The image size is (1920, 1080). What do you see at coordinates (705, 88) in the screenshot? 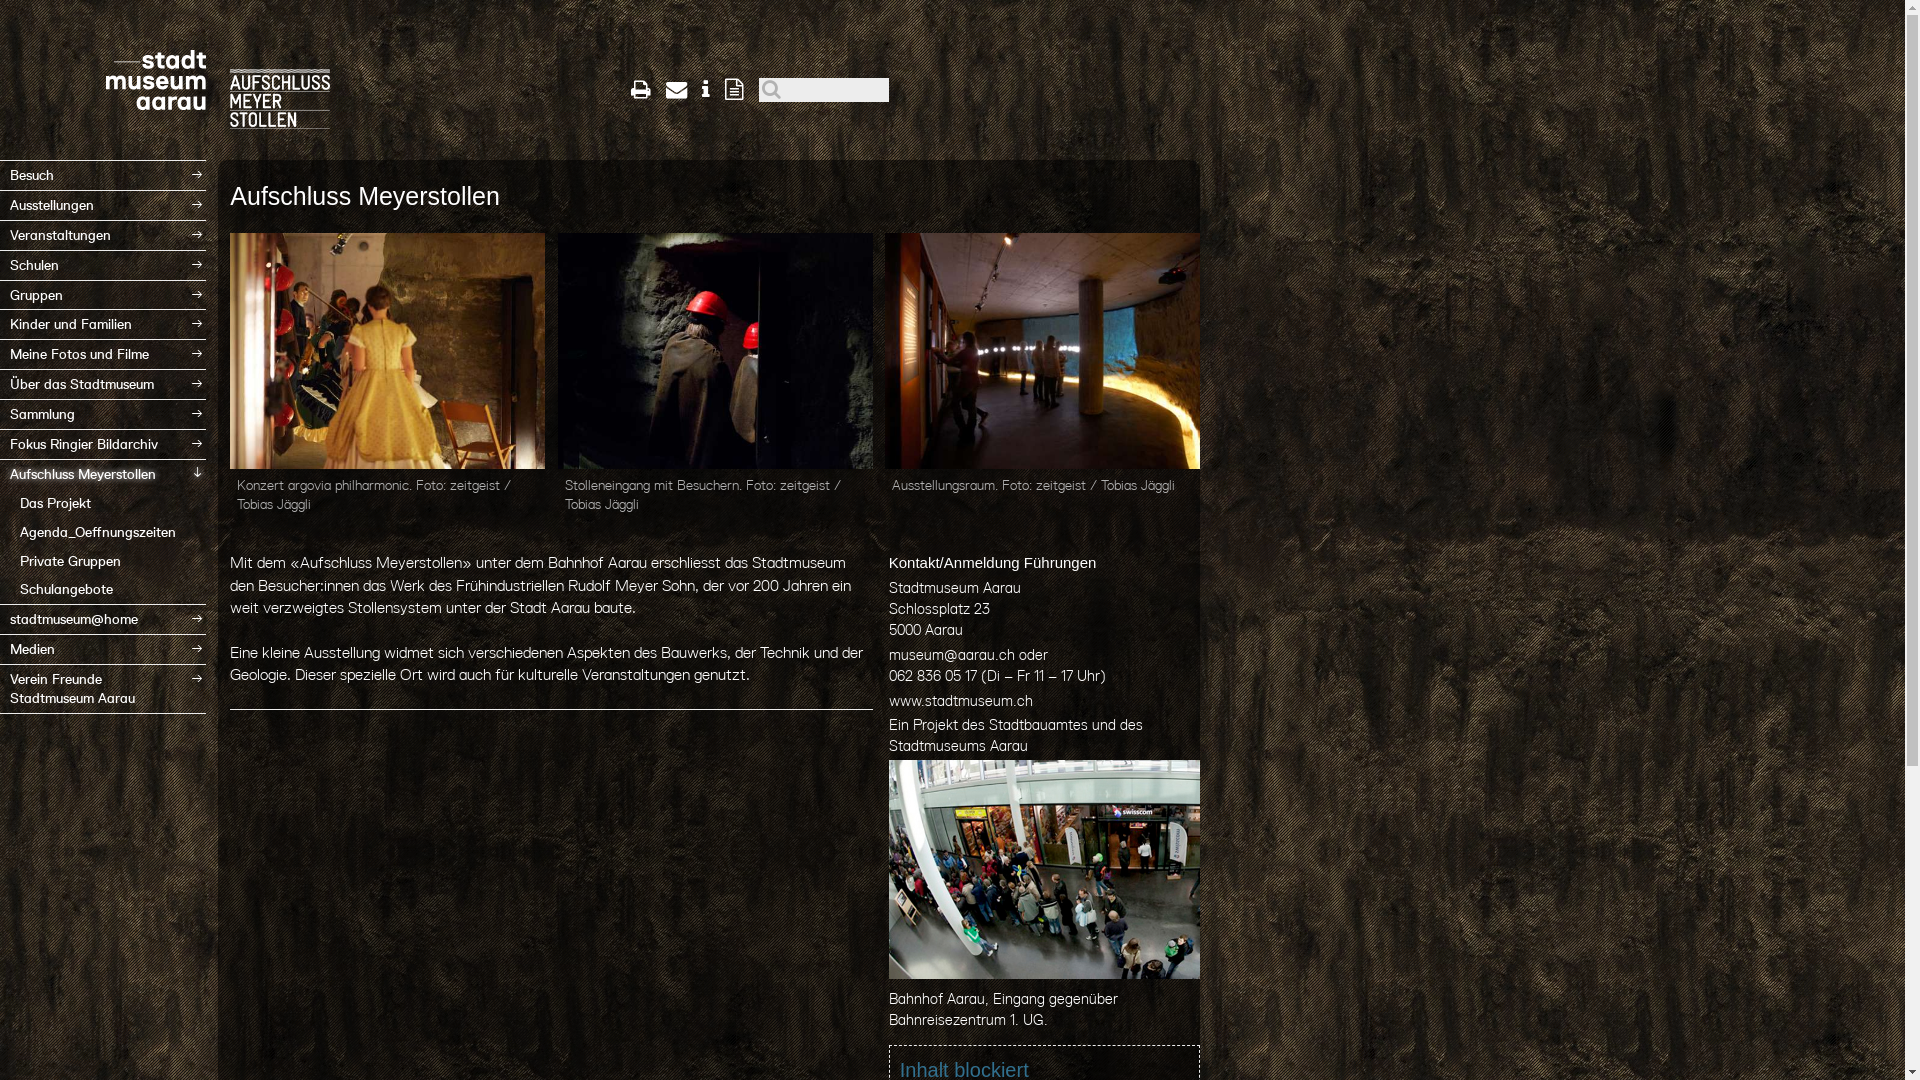
I see `'zu den Informationen'` at bounding box center [705, 88].